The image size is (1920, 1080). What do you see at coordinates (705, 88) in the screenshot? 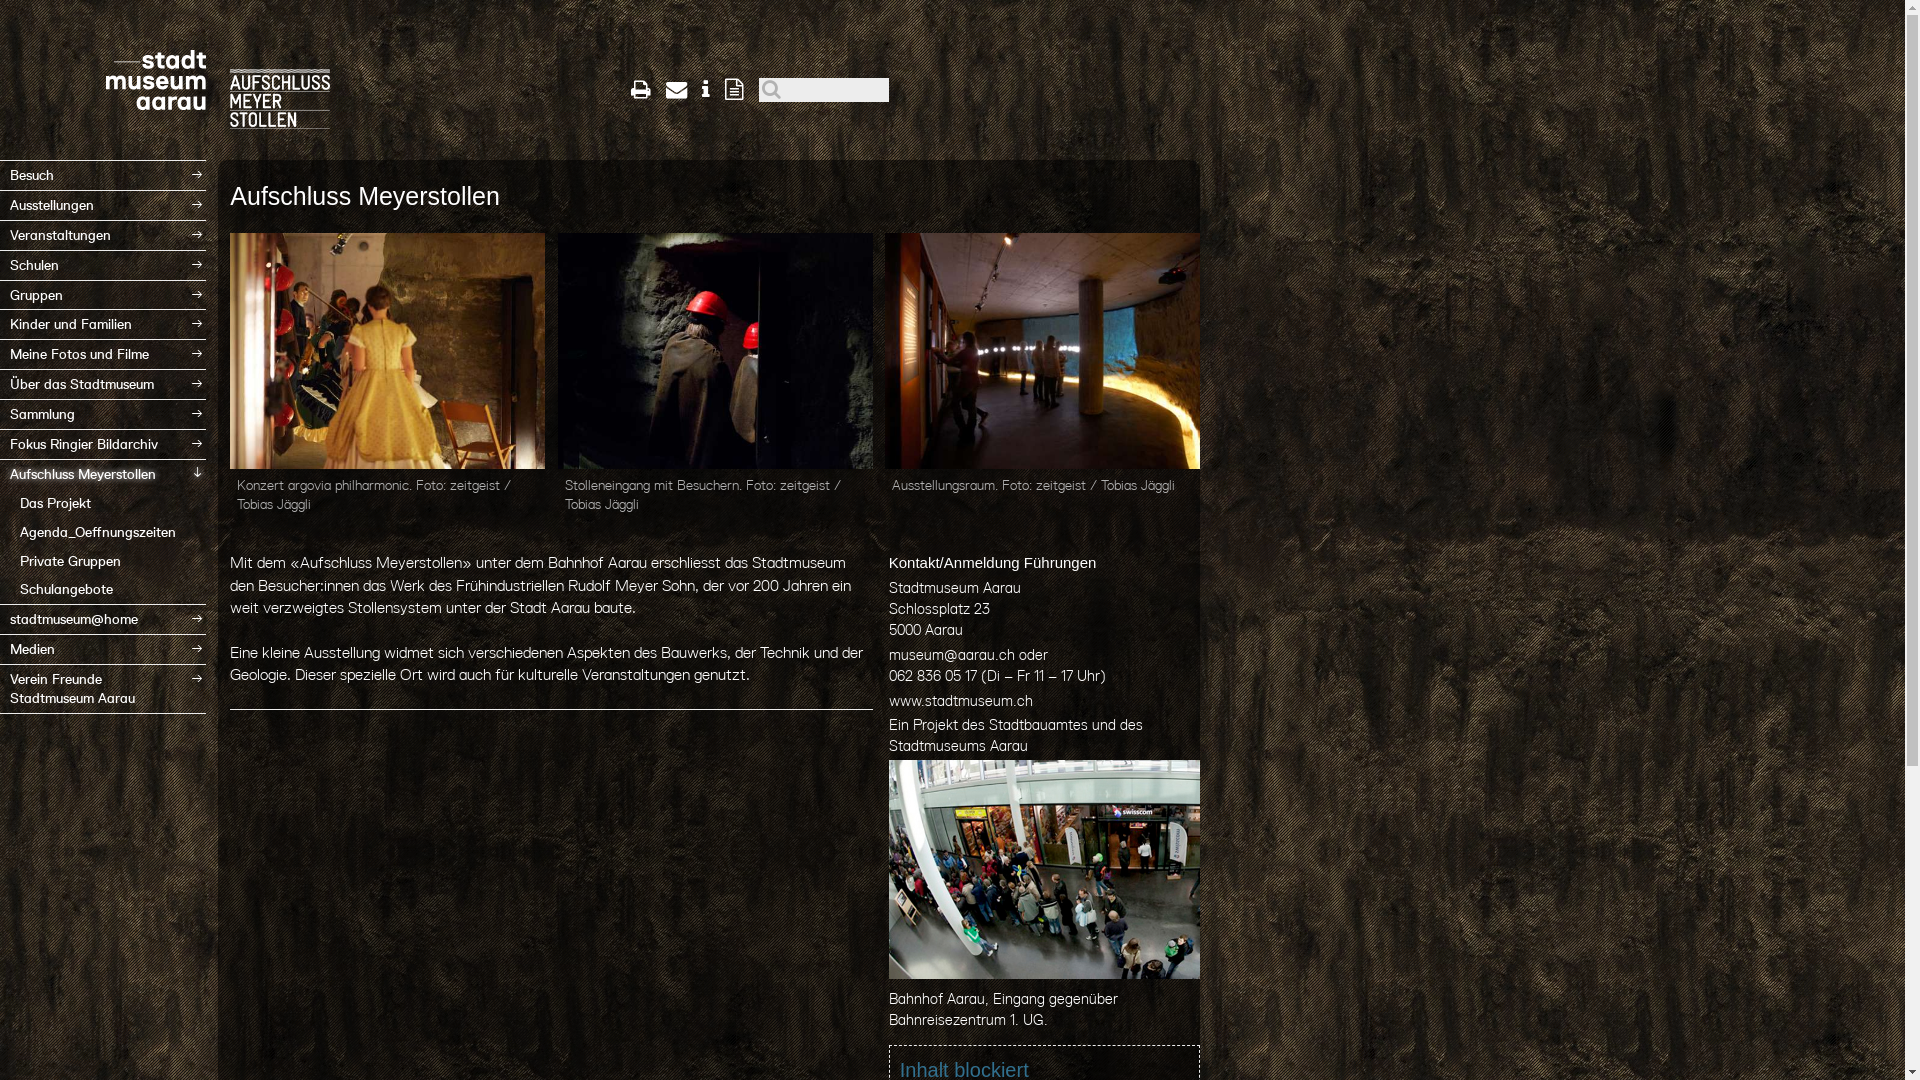
I see `'zu den Informationen'` at bounding box center [705, 88].